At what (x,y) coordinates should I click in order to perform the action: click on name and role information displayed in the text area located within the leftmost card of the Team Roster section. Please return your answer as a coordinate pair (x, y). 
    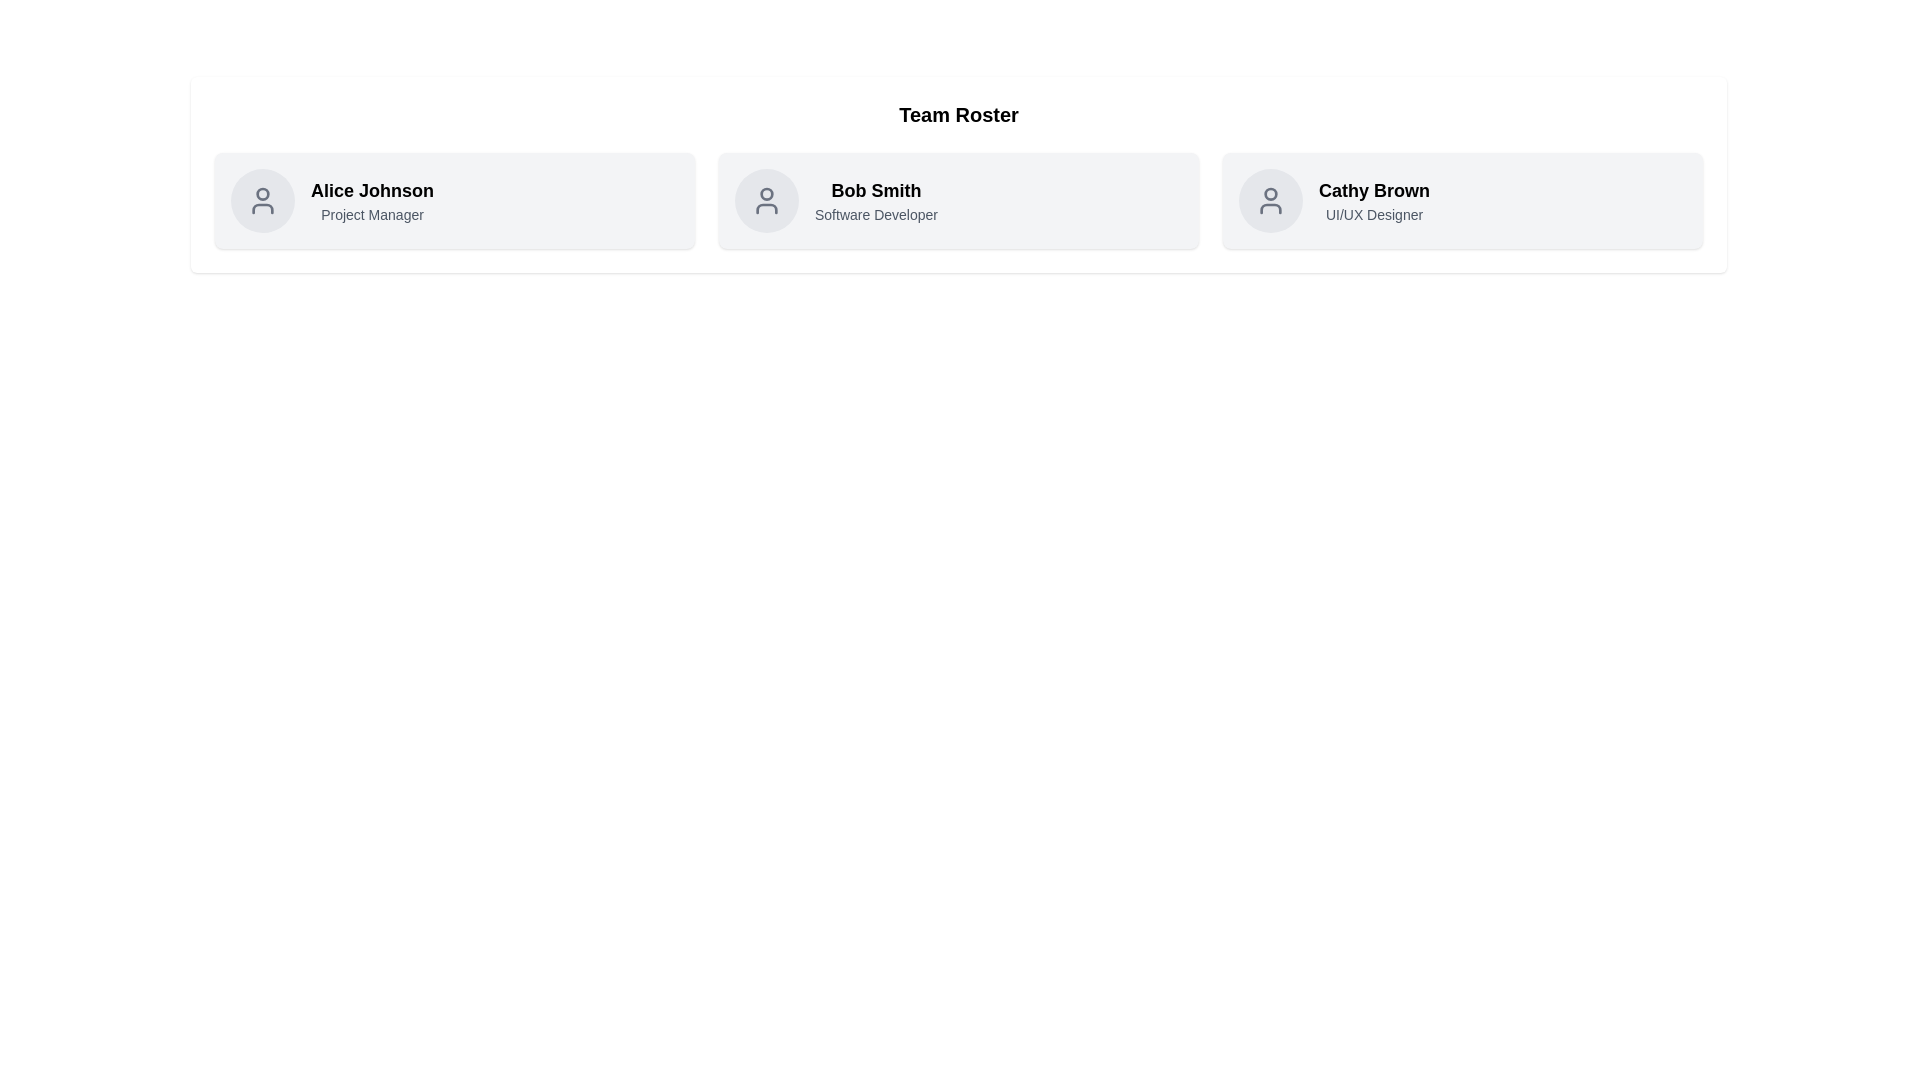
    Looking at the image, I should click on (372, 200).